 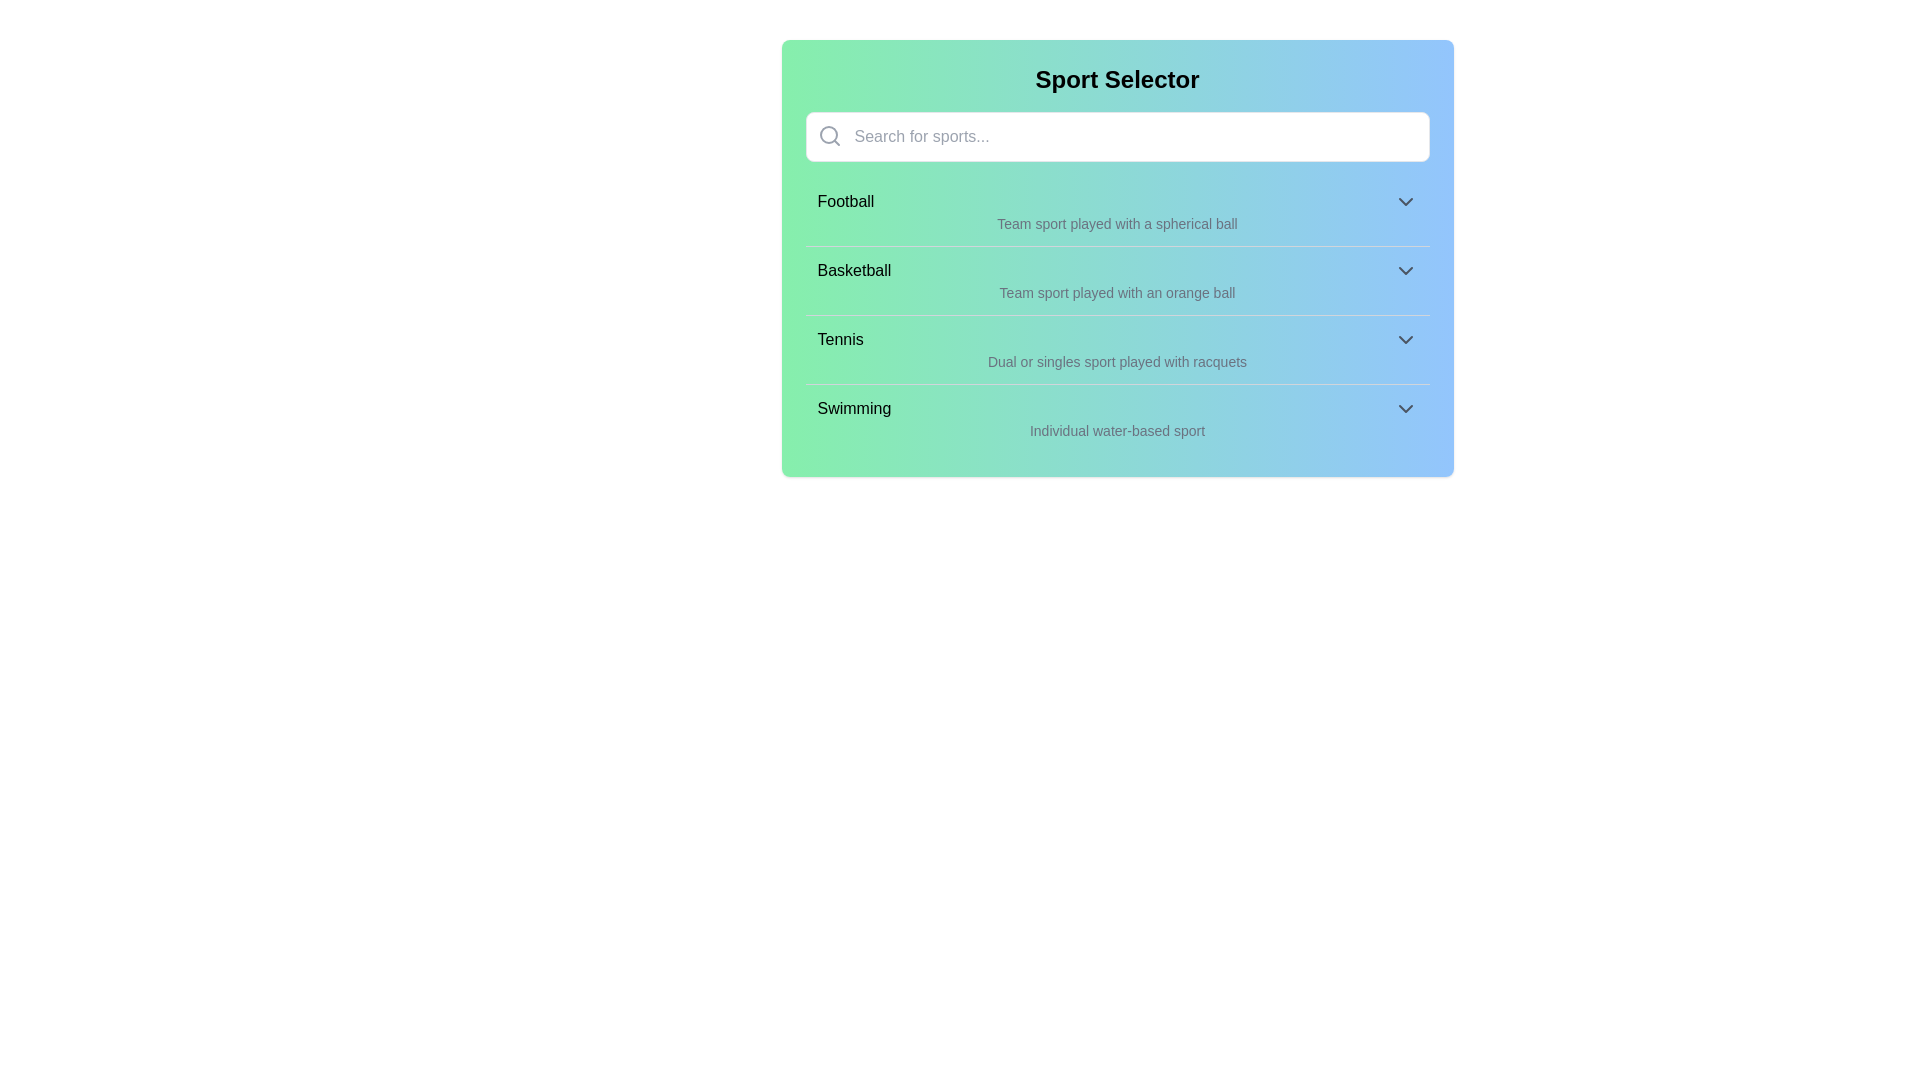 I want to click on the dropdown indicator icon located to the far right of the fourth row in the sports list, adjacent to the label 'Swimming', so click(x=1404, y=407).